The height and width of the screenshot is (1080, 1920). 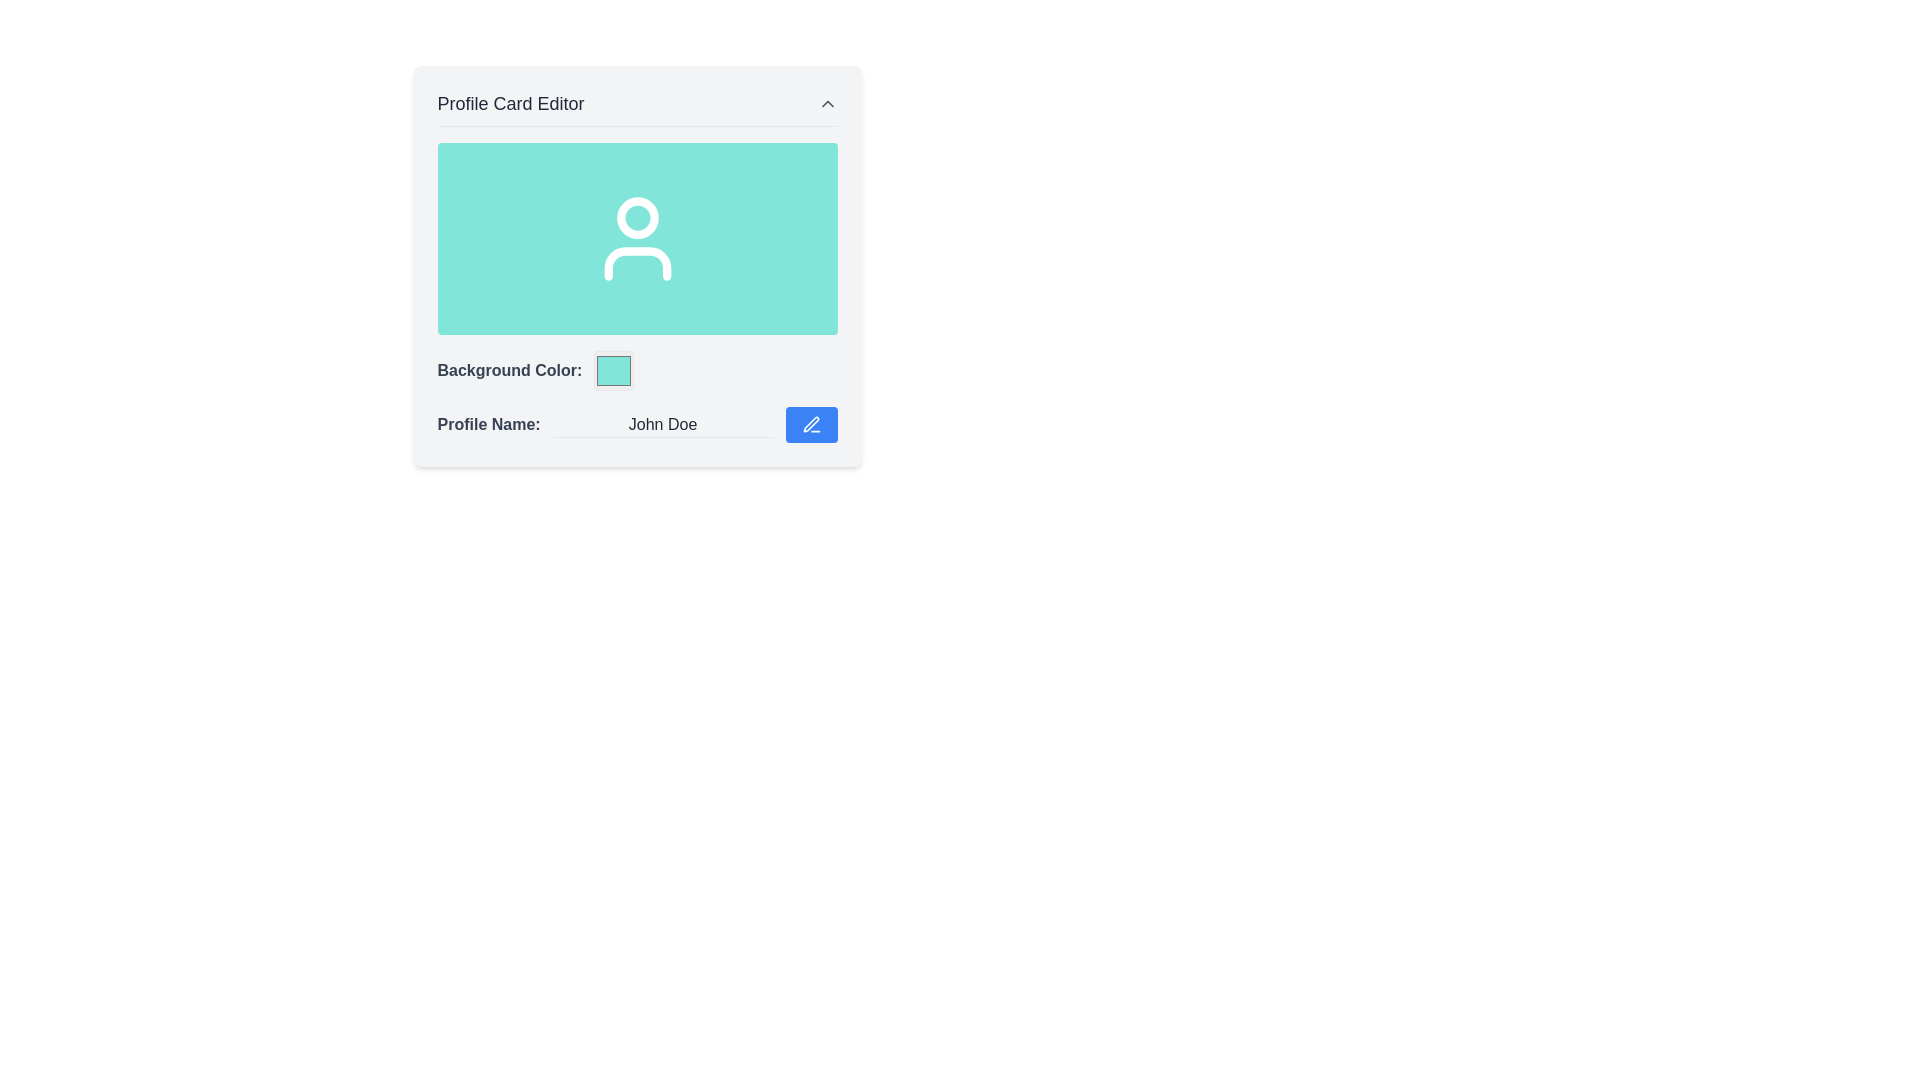 I want to click on the blue Icon button with a pen icon located at the bottom right of the 'Profile Card Editor' to initiate editing actions, so click(x=811, y=423).